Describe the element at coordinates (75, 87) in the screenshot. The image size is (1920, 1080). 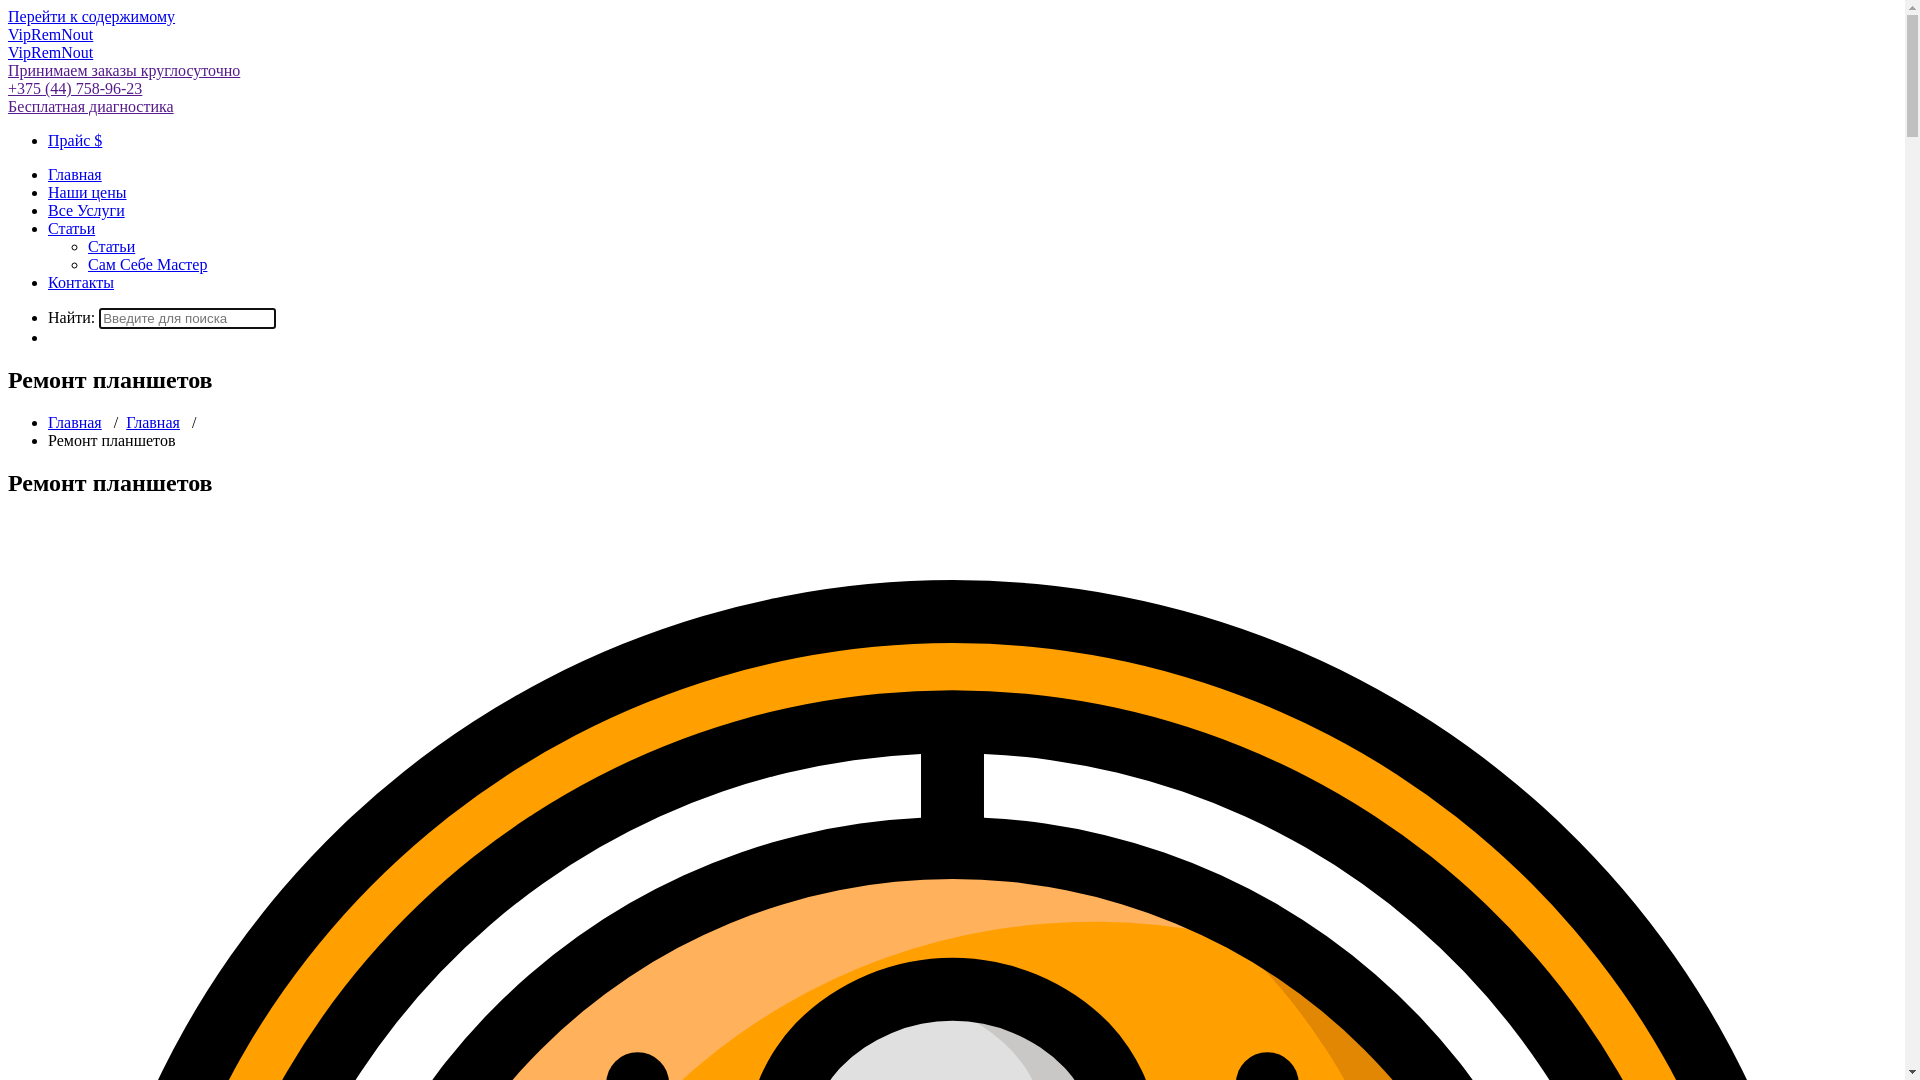
I see `'+375 (44) 758-96-23'` at that location.